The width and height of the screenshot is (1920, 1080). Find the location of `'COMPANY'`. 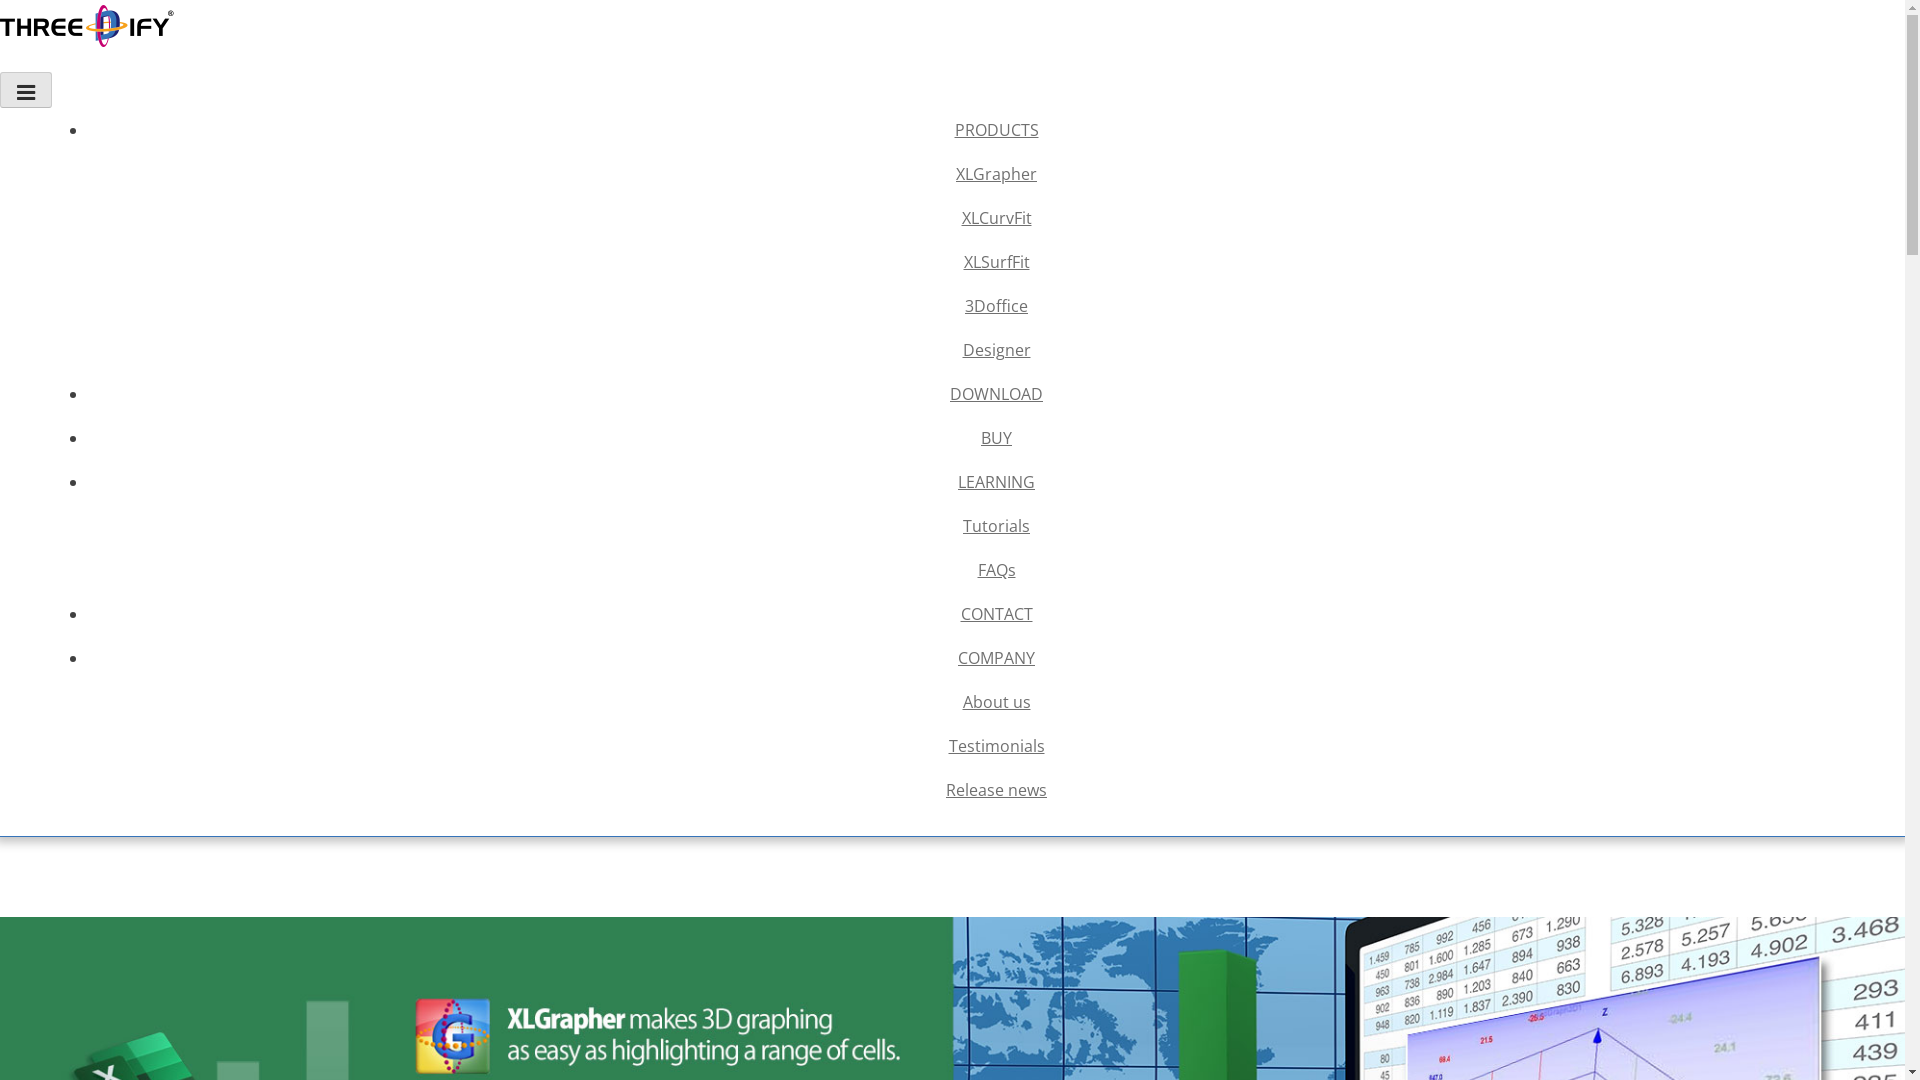

'COMPANY' is located at coordinates (91, 658).